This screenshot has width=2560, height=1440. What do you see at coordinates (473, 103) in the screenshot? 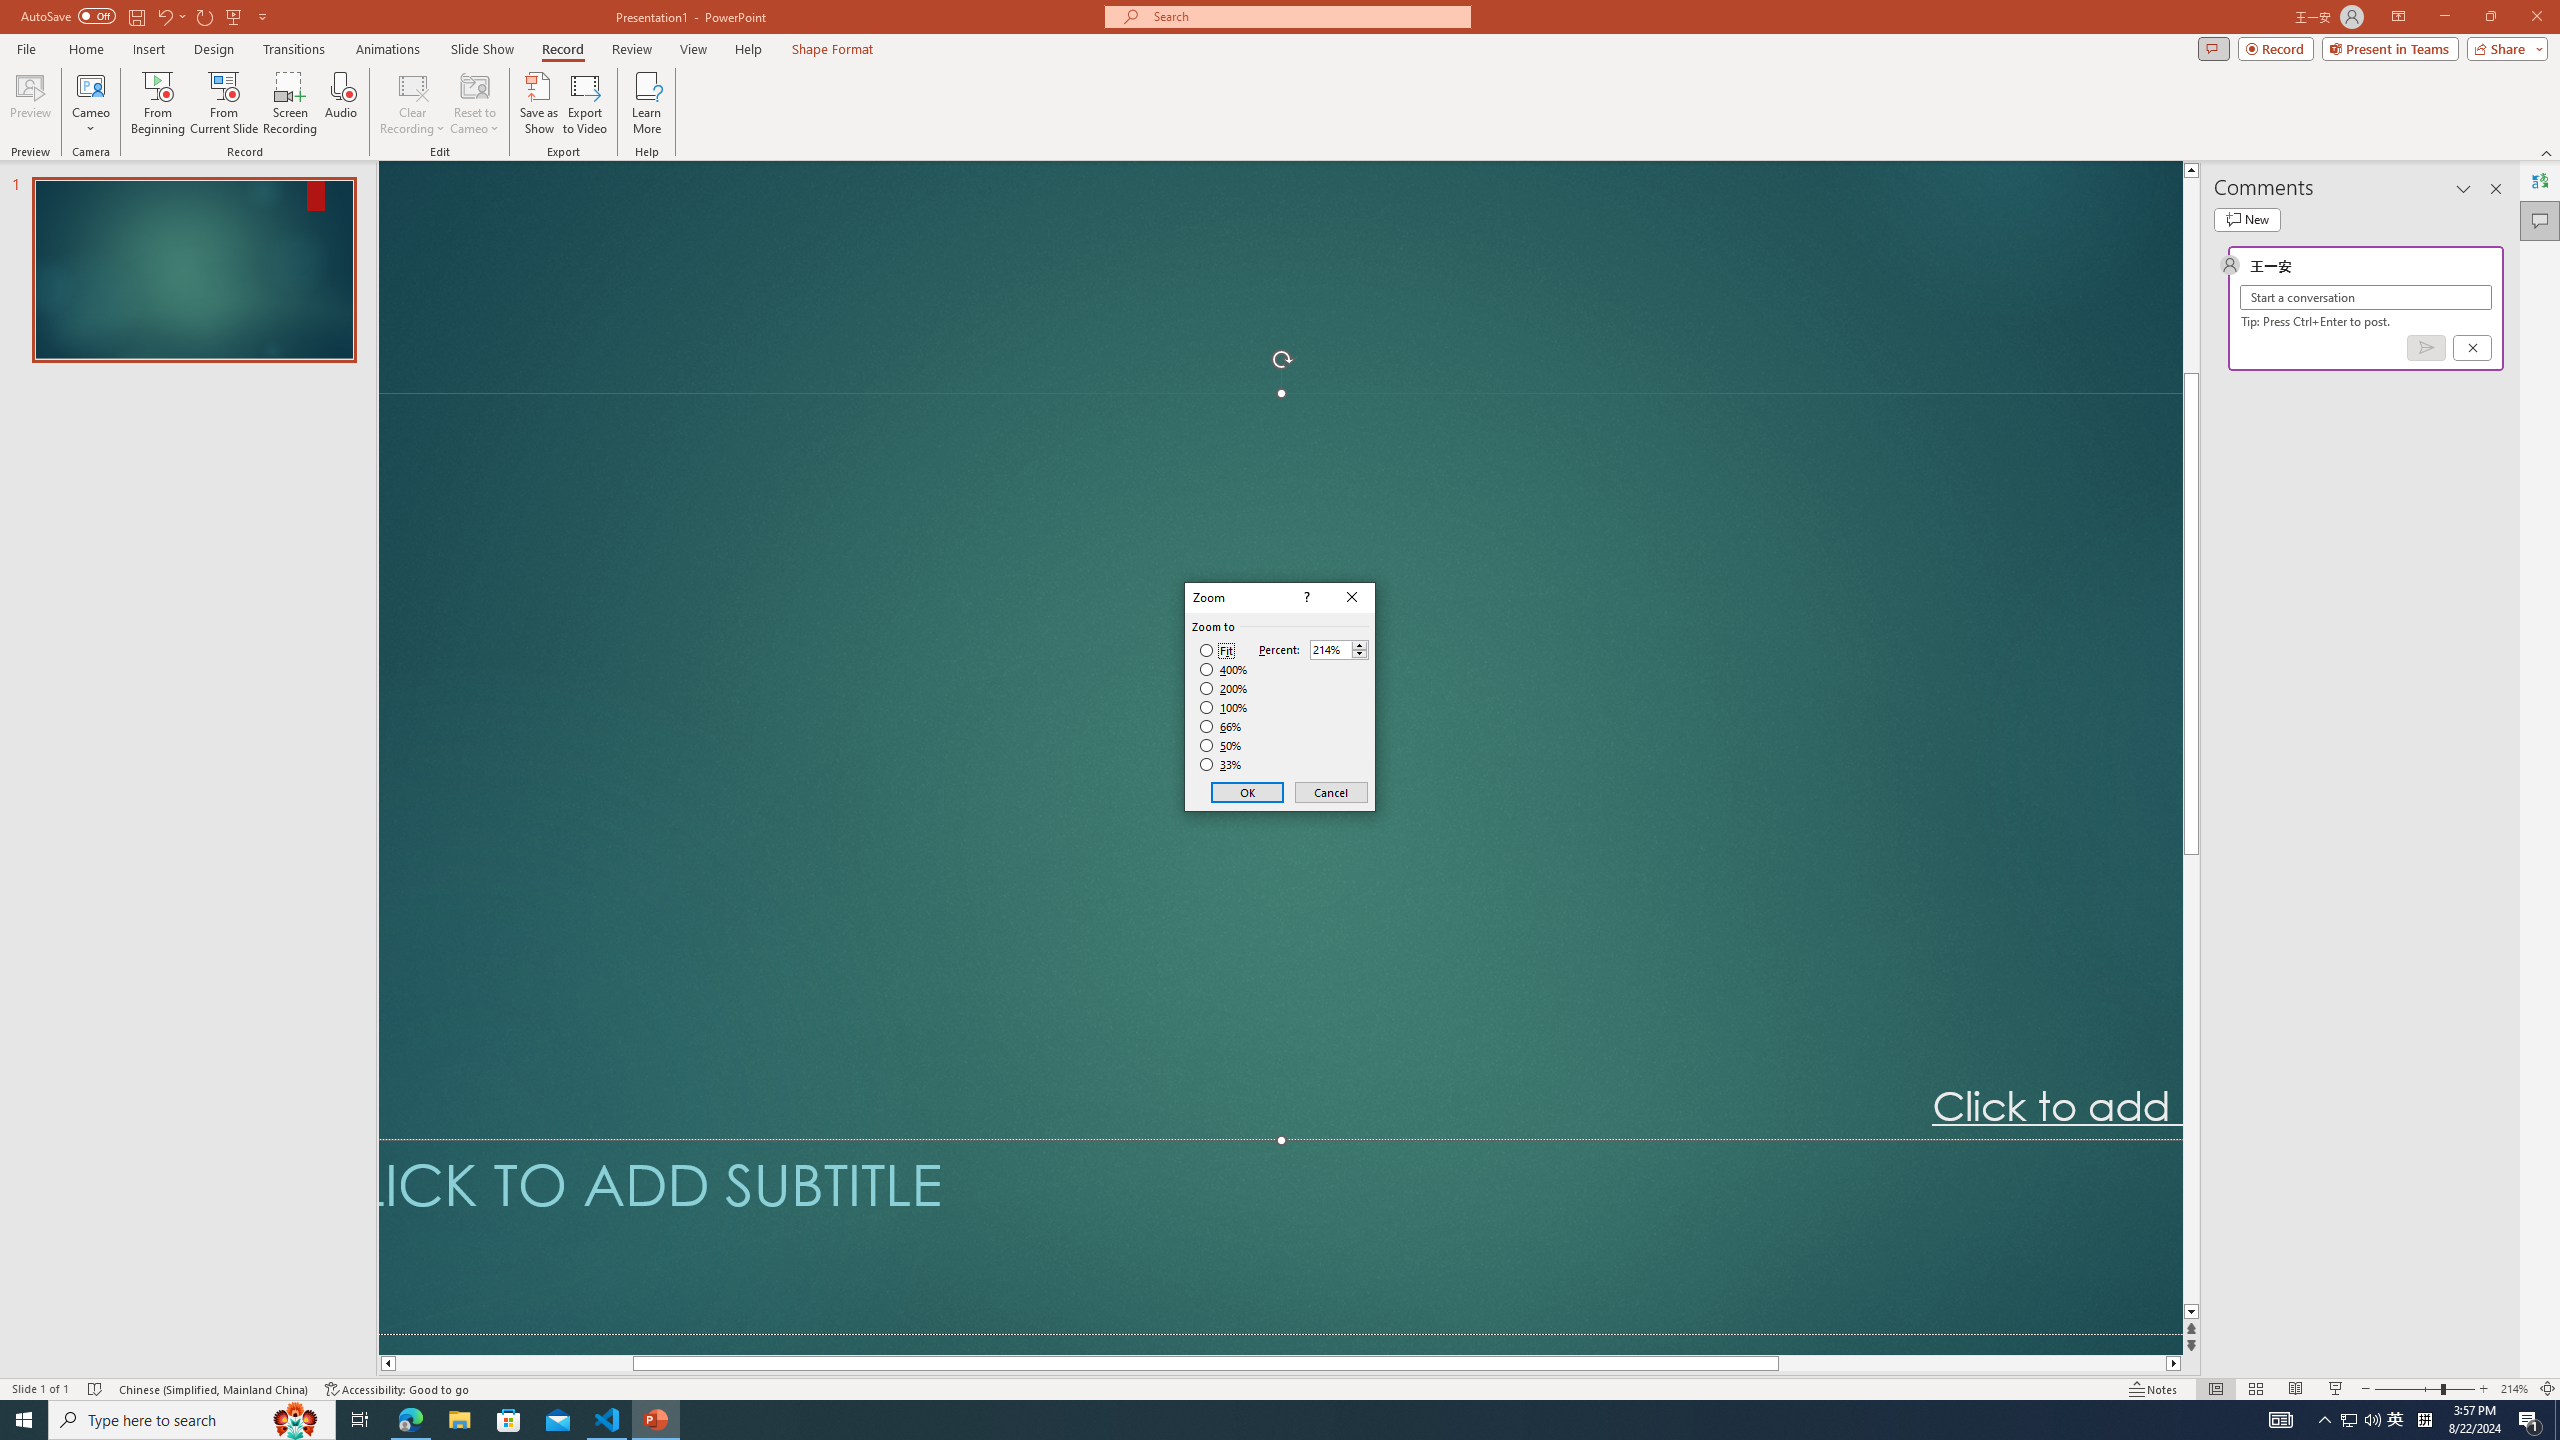
I see `'Reset to Cameo'` at bounding box center [473, 103].